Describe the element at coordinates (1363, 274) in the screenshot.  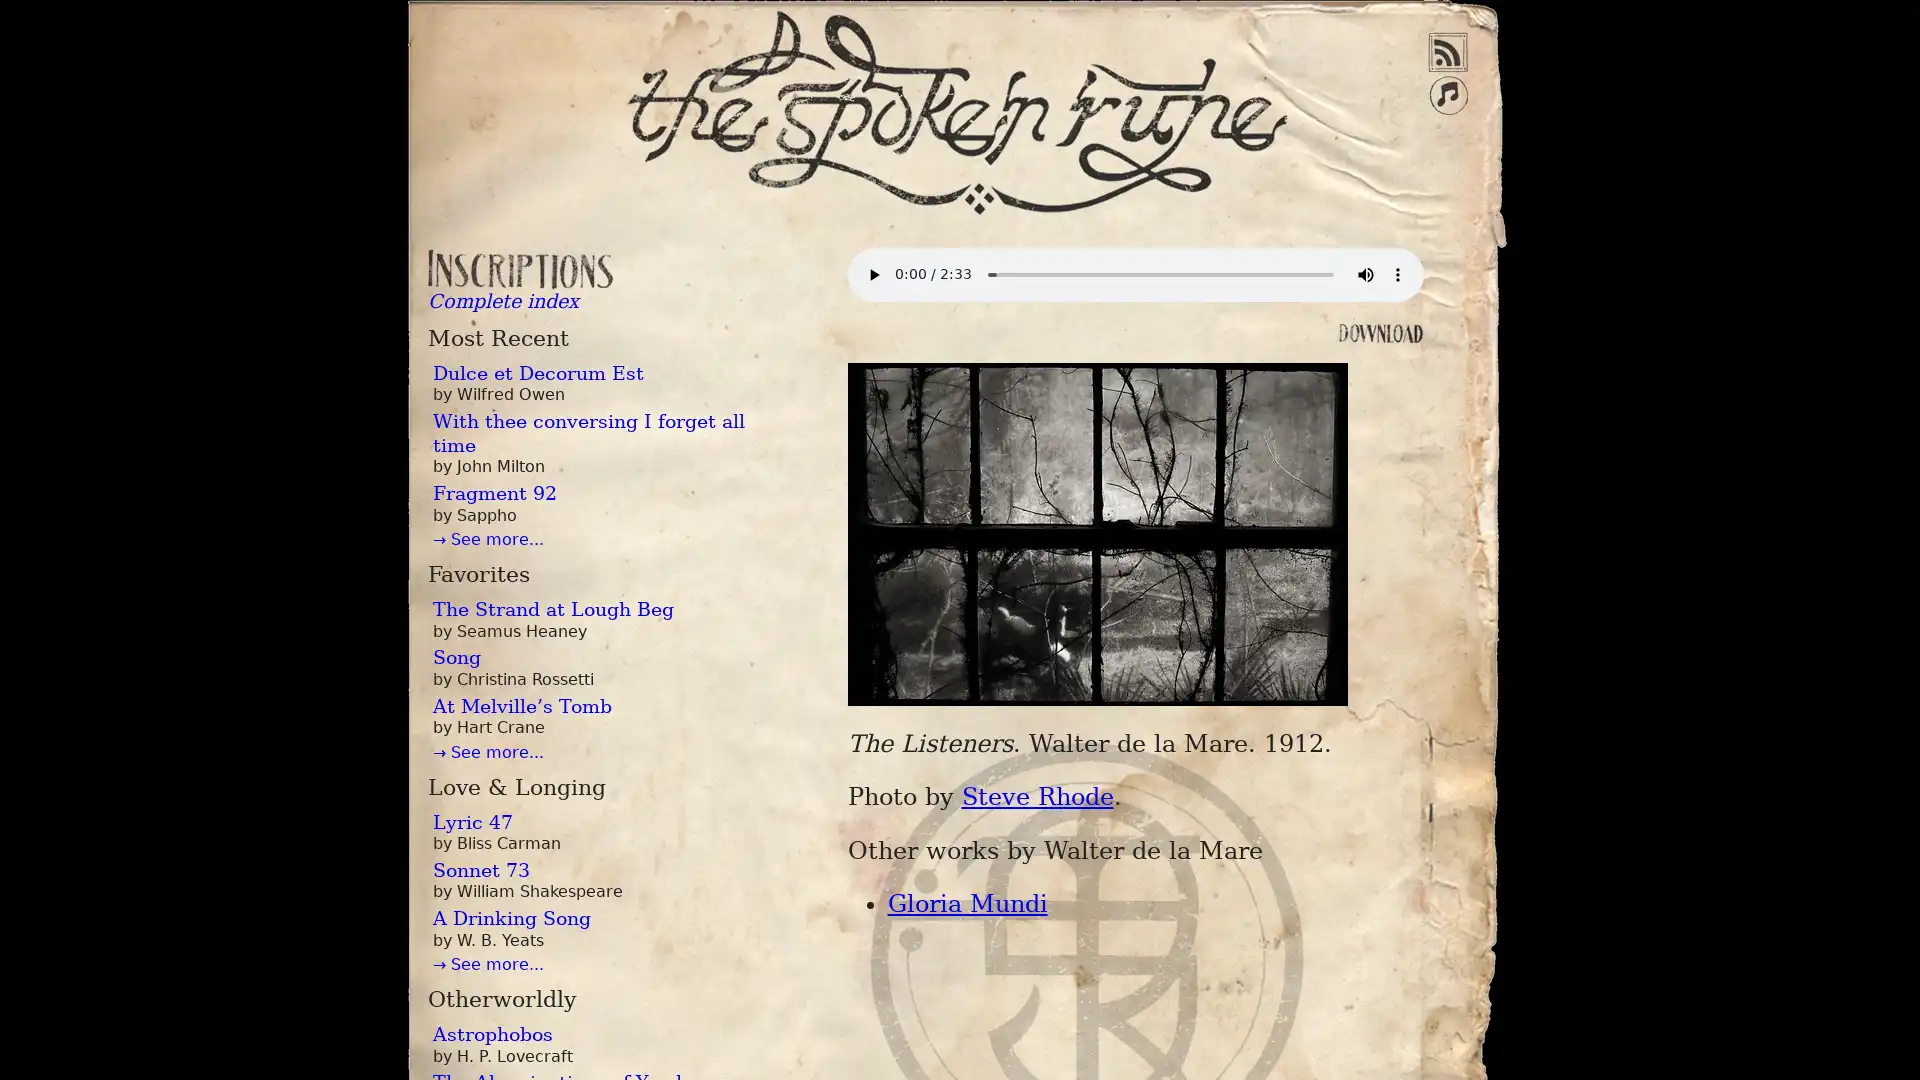
I see `mute` at that location.